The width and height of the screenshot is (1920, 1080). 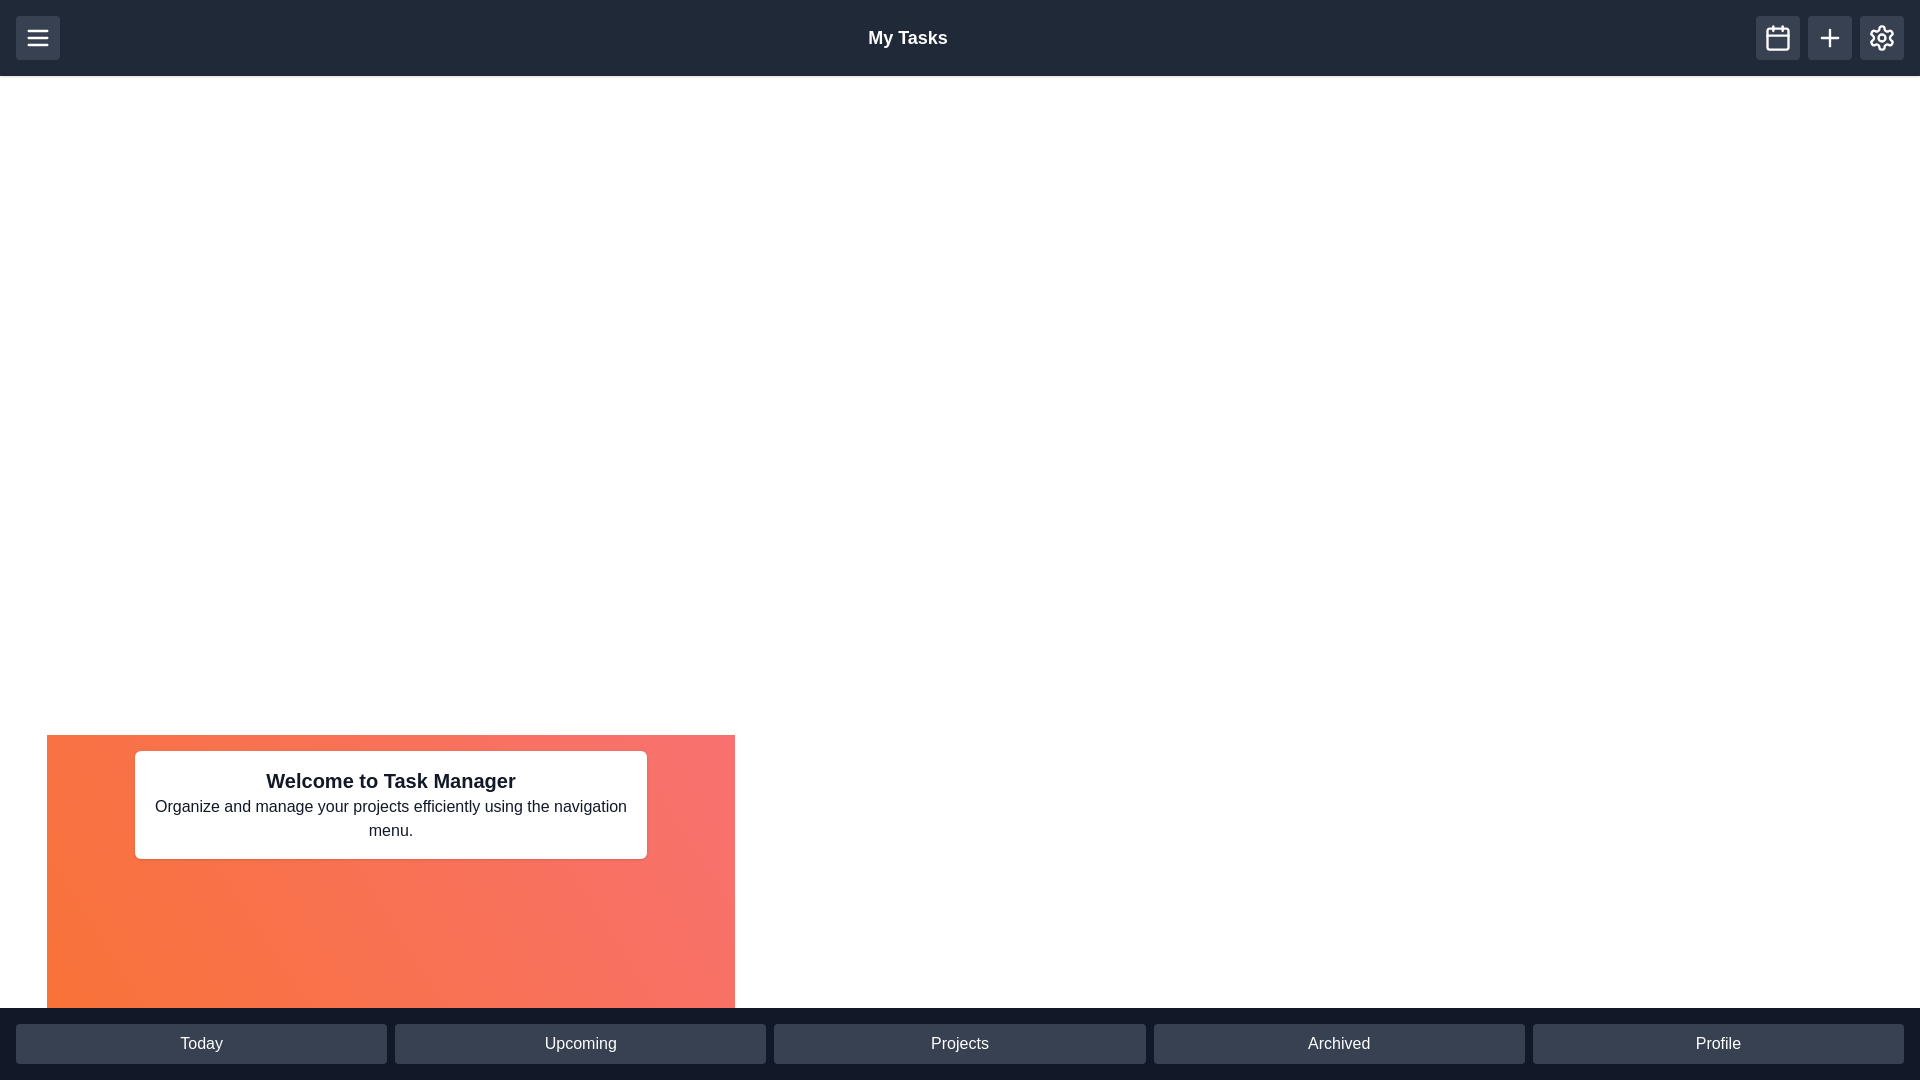 What do you see at coordinates (1829, 38) in the screenshot?
I see `the header button corresponding to add_task` at bounding box center [1829, 38].